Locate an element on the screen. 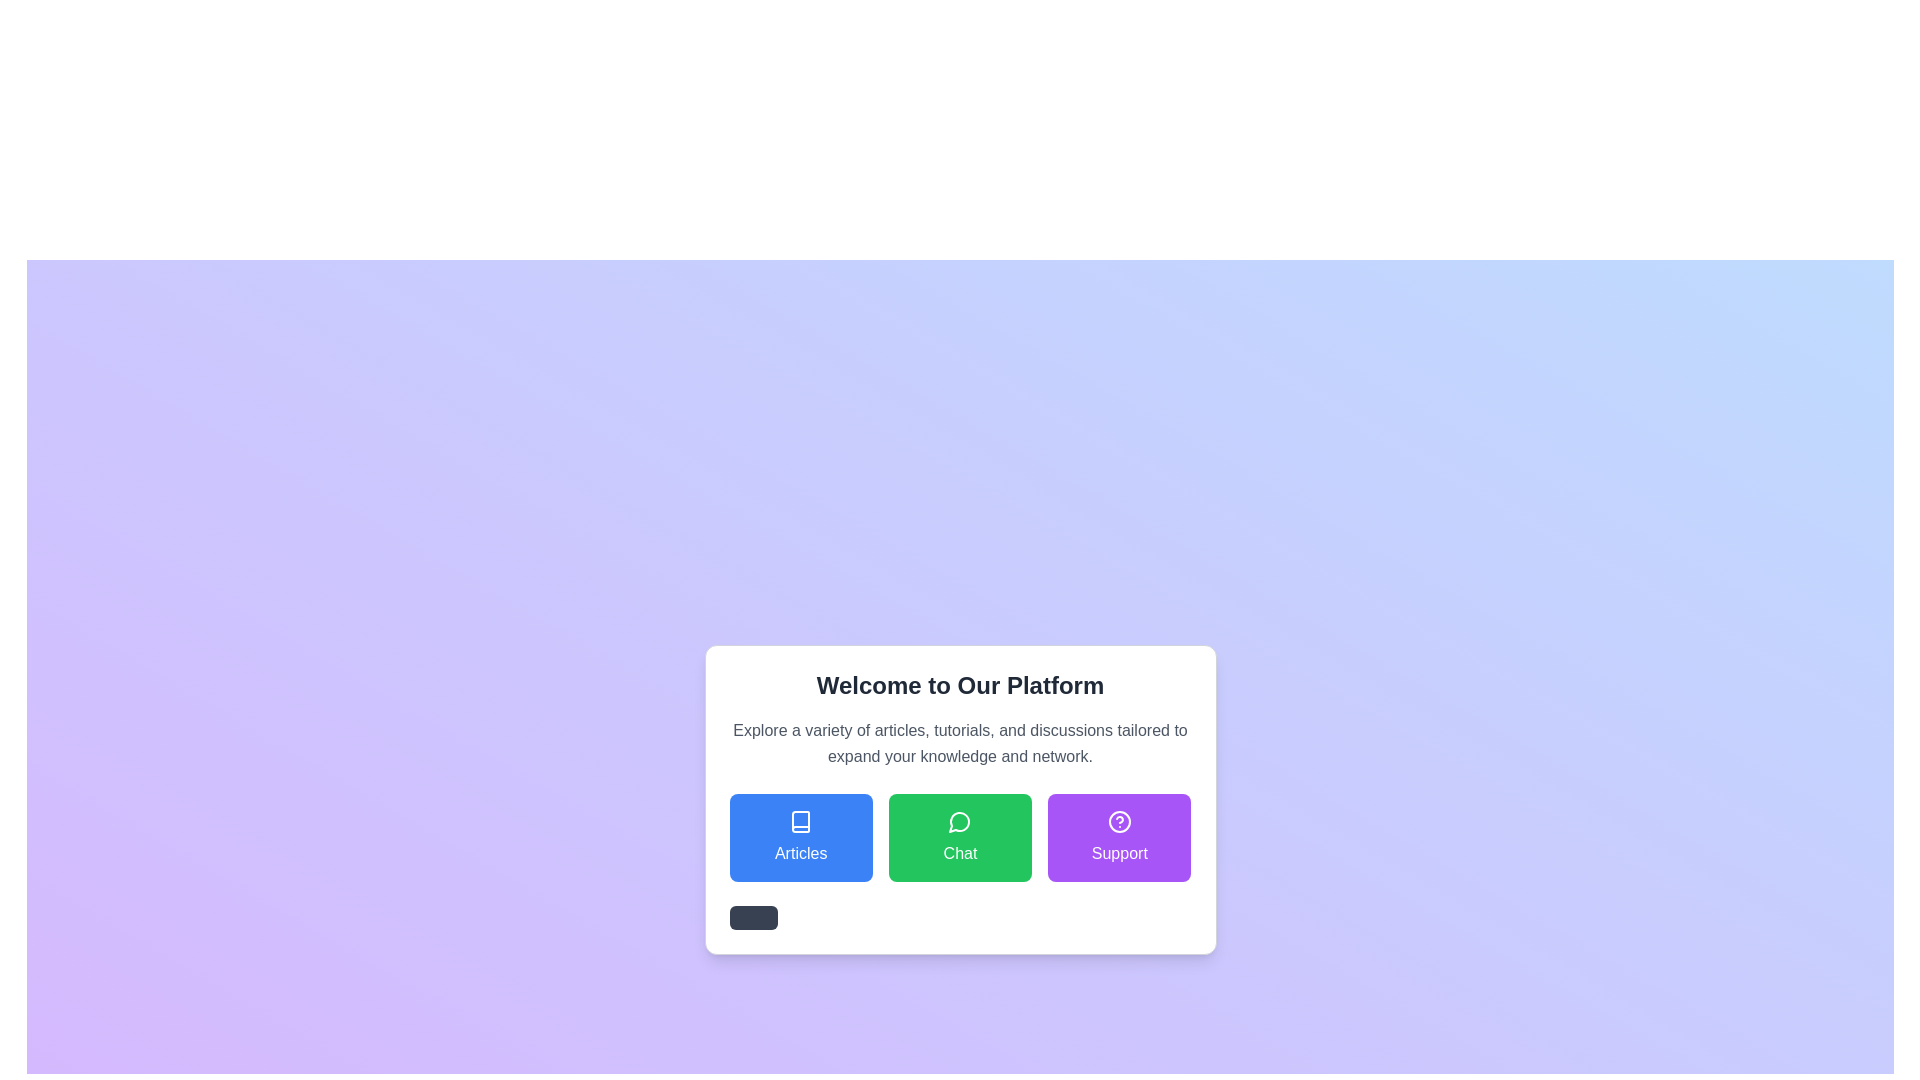 The width and height of the screenshot is (1920, 1080). the purple 'Support' button, which has a question mark icon and is the third button in the row is located at coordinates (1118, 837).